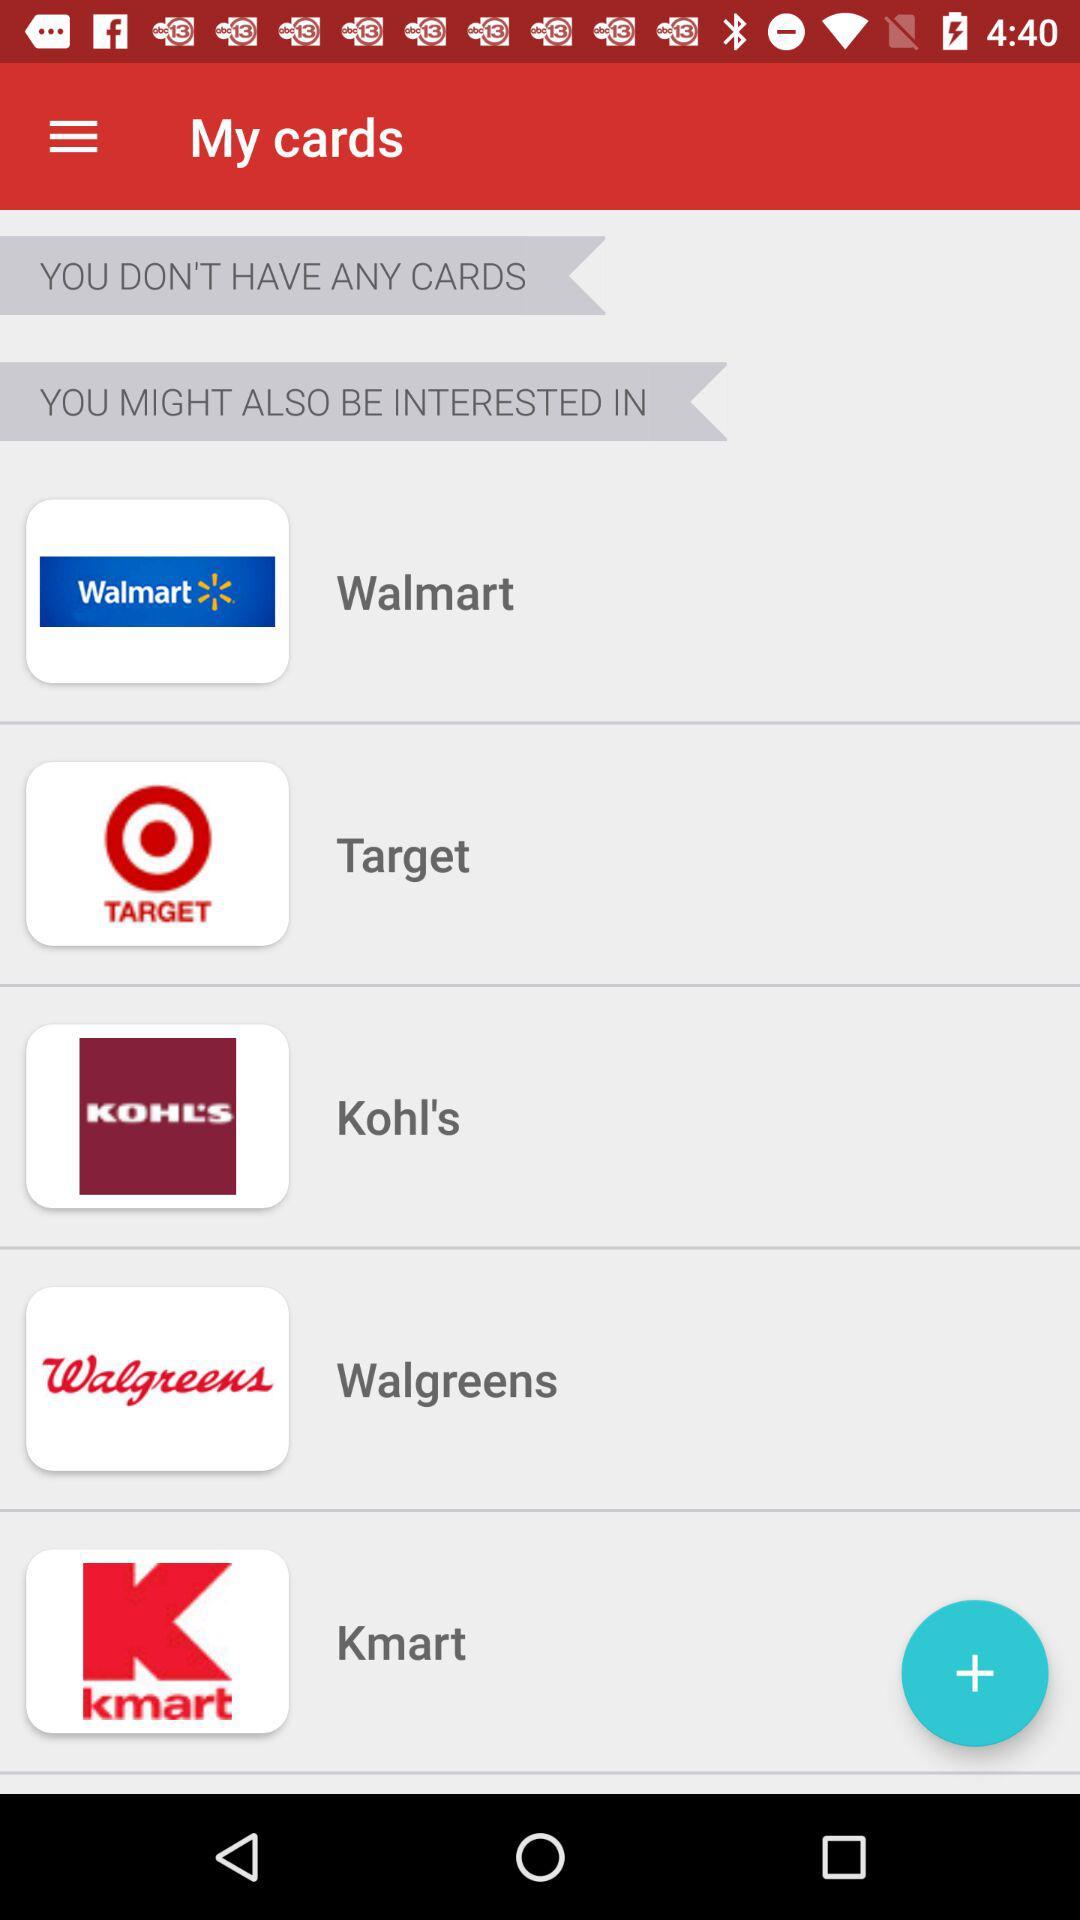 The width and height of the screenshot is (1080, 1920). Describe the element at coordinates (72, 135) in the screenshot. I see `icon to the left of the my cards item` at that location.